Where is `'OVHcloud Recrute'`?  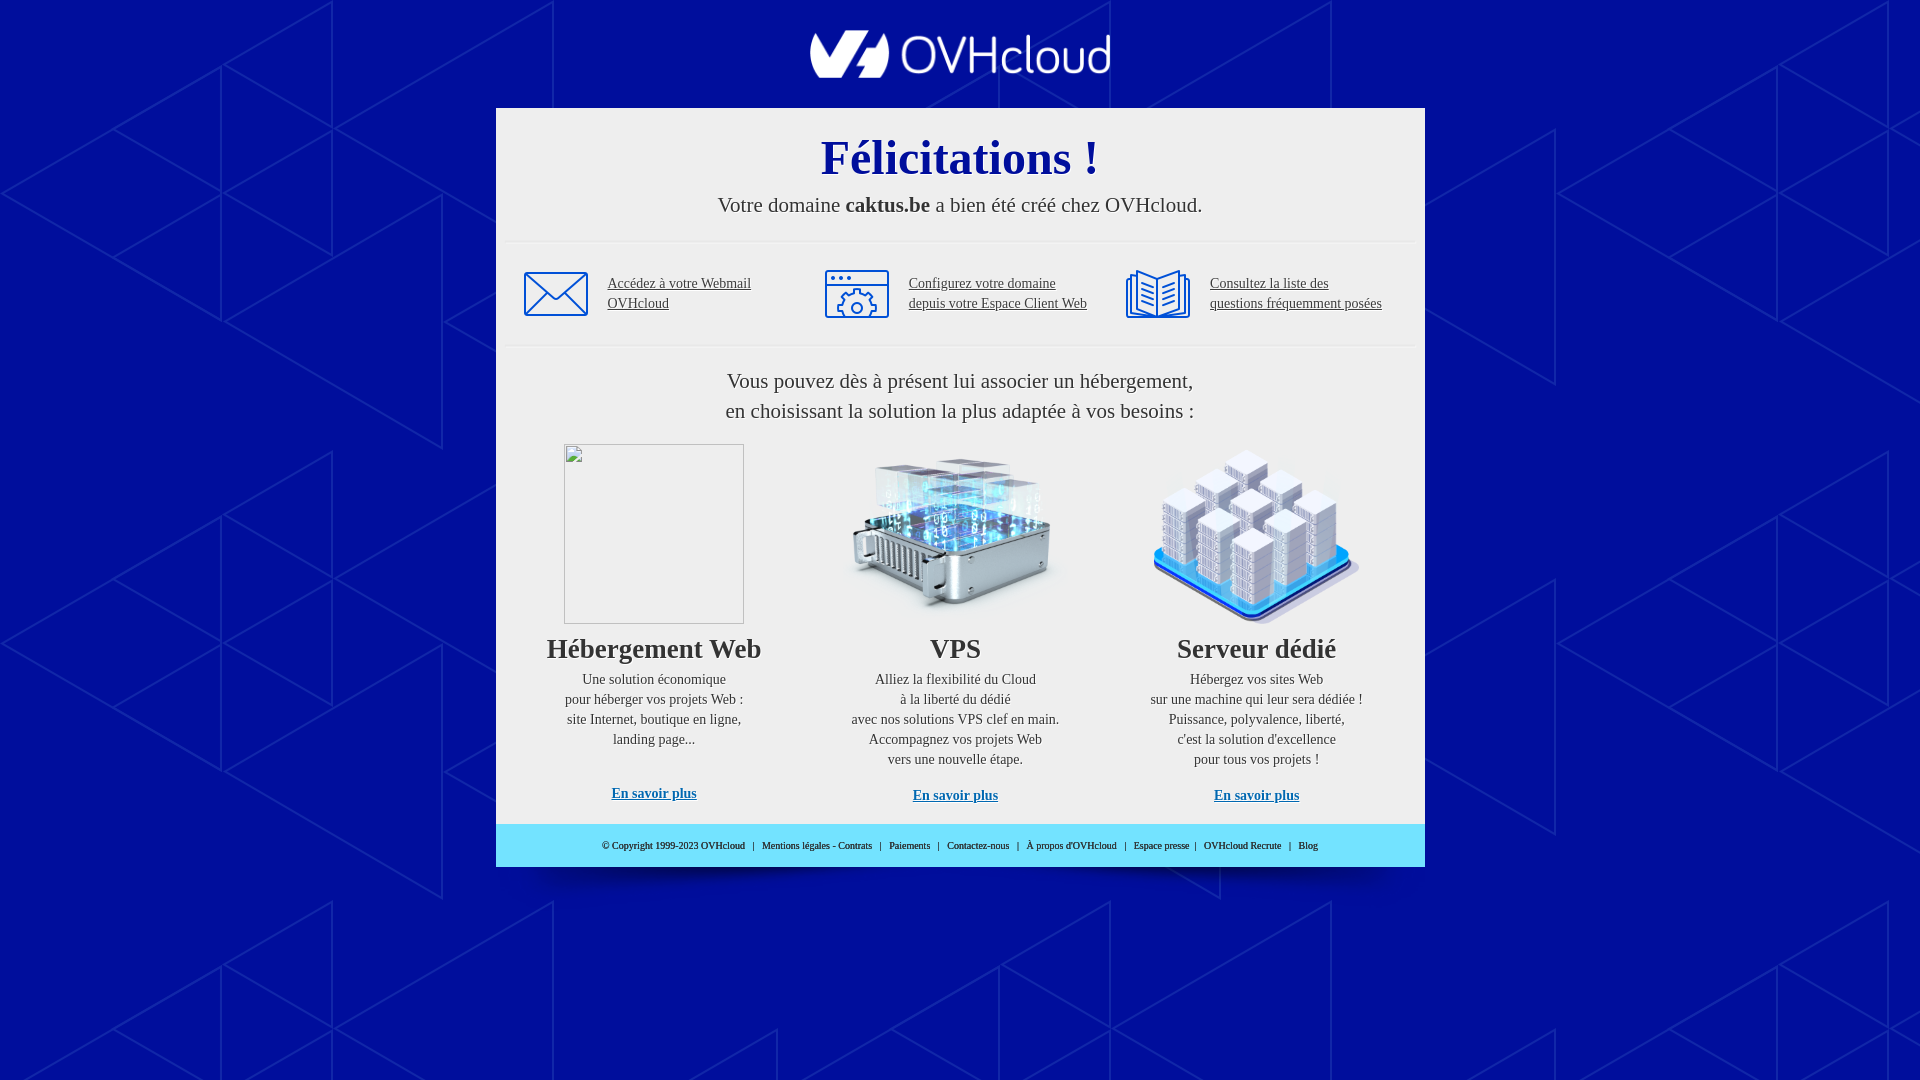
'OVHcloud Recrute' is located at coordinates (1241, 845).